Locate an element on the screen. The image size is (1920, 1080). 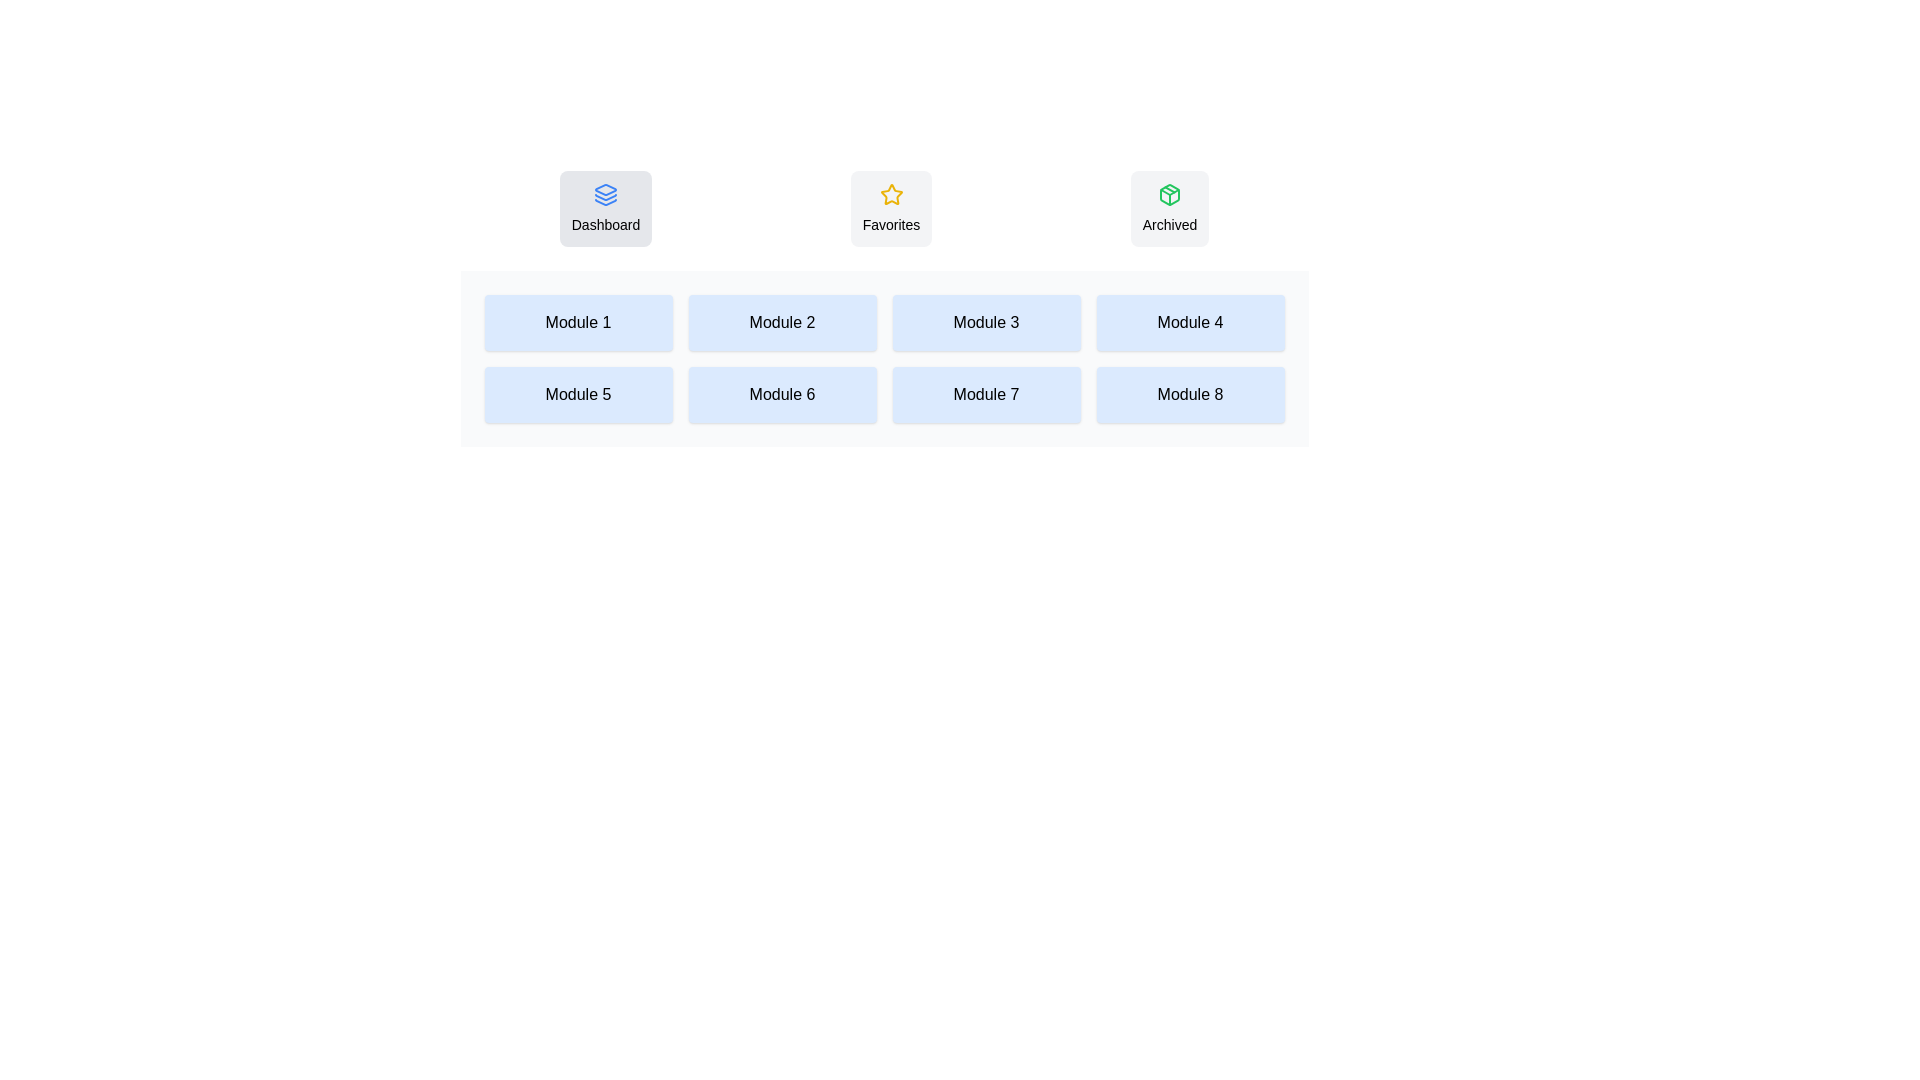
the Archived tab by clicking its button is located at coordinates (1170, 208).